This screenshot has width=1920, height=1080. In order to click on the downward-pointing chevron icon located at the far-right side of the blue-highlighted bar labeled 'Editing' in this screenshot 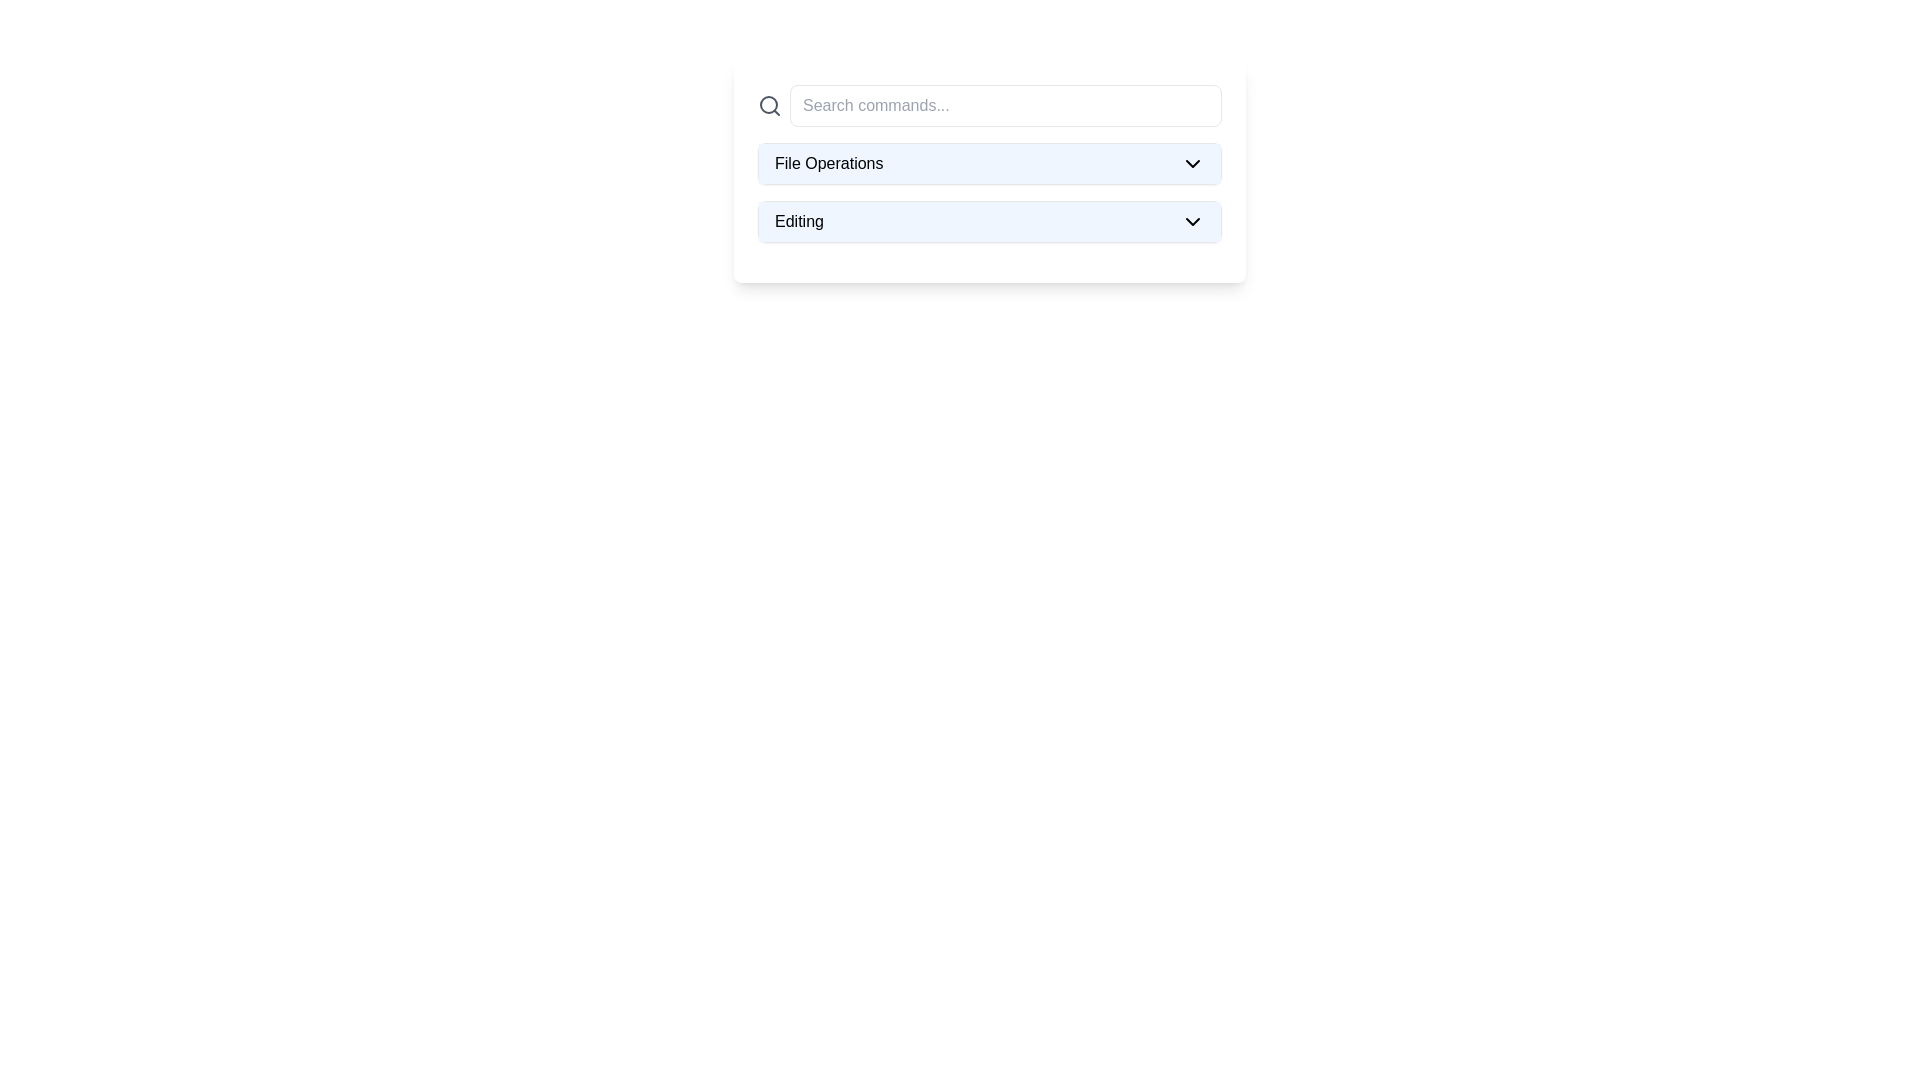, I will do `click(1193, 222)`.